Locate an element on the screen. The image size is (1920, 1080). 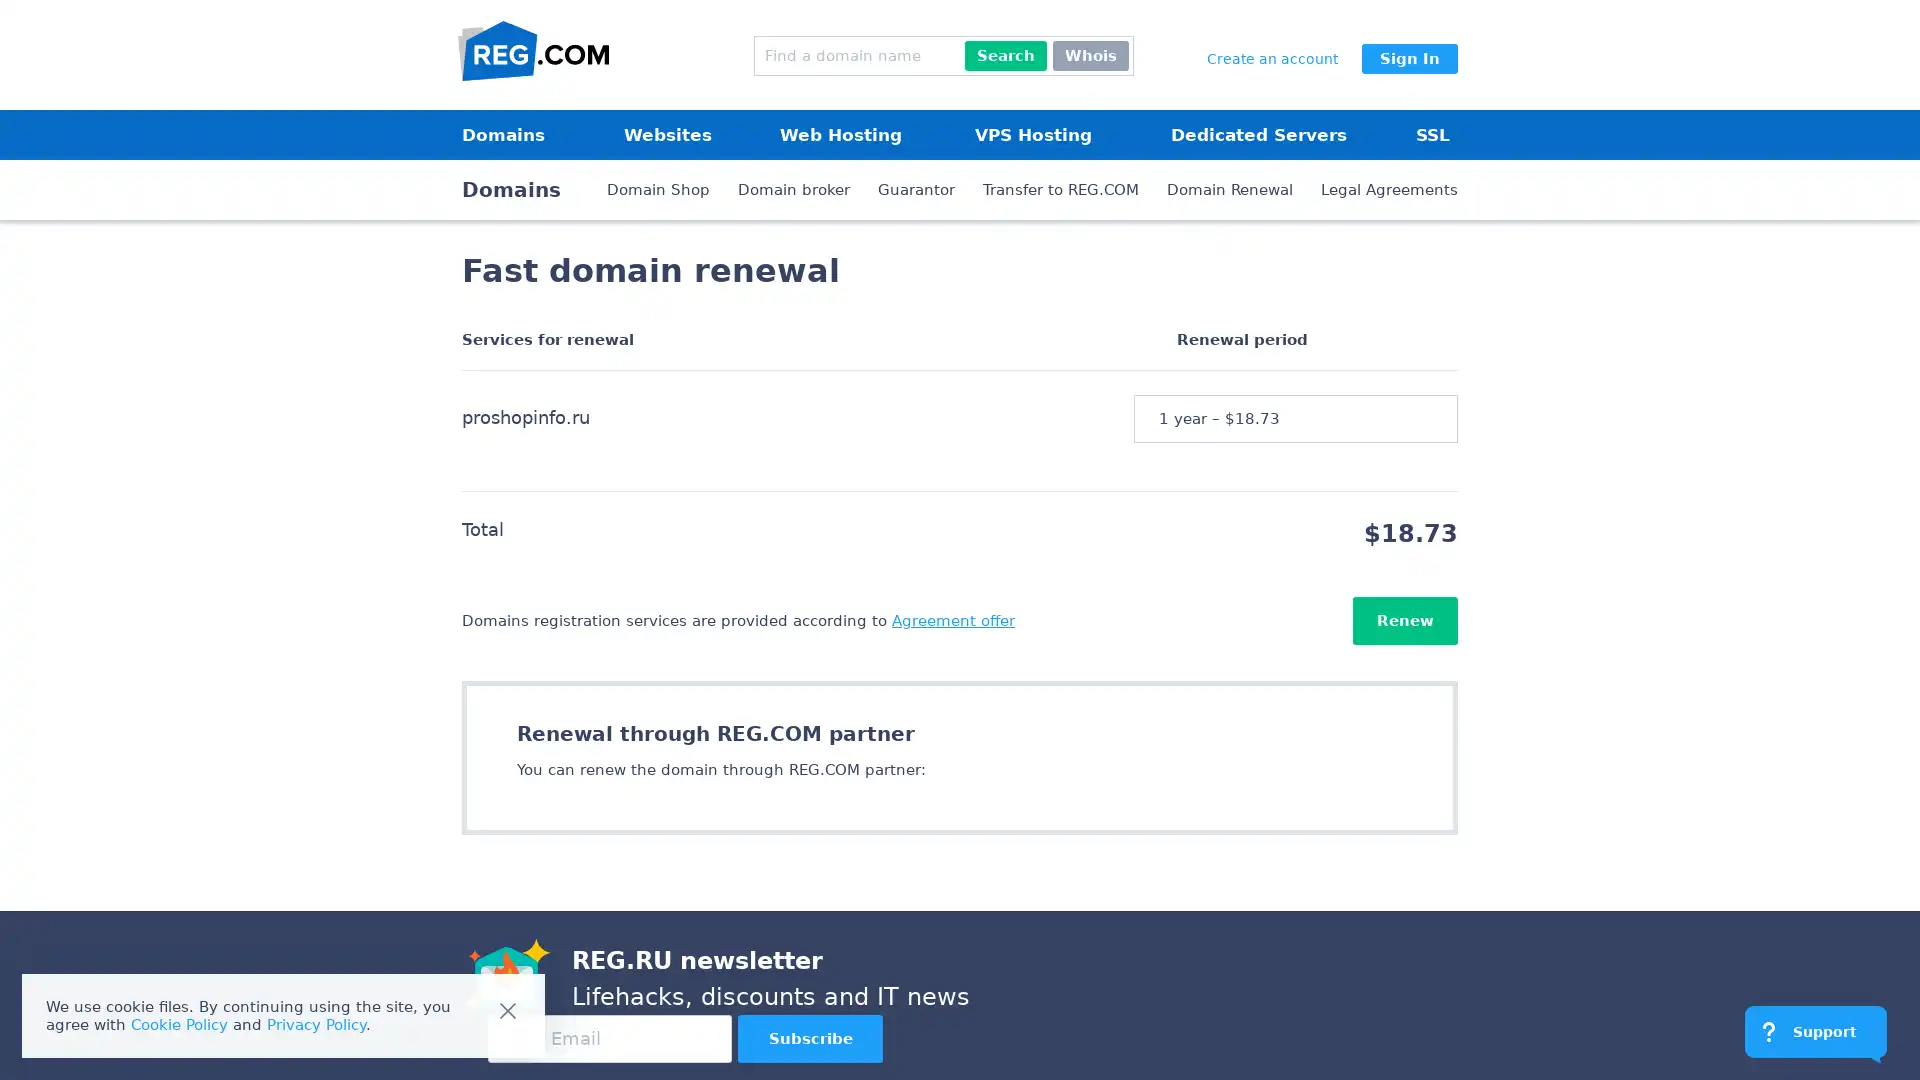
Renew is located at coordinates (1404, 620).